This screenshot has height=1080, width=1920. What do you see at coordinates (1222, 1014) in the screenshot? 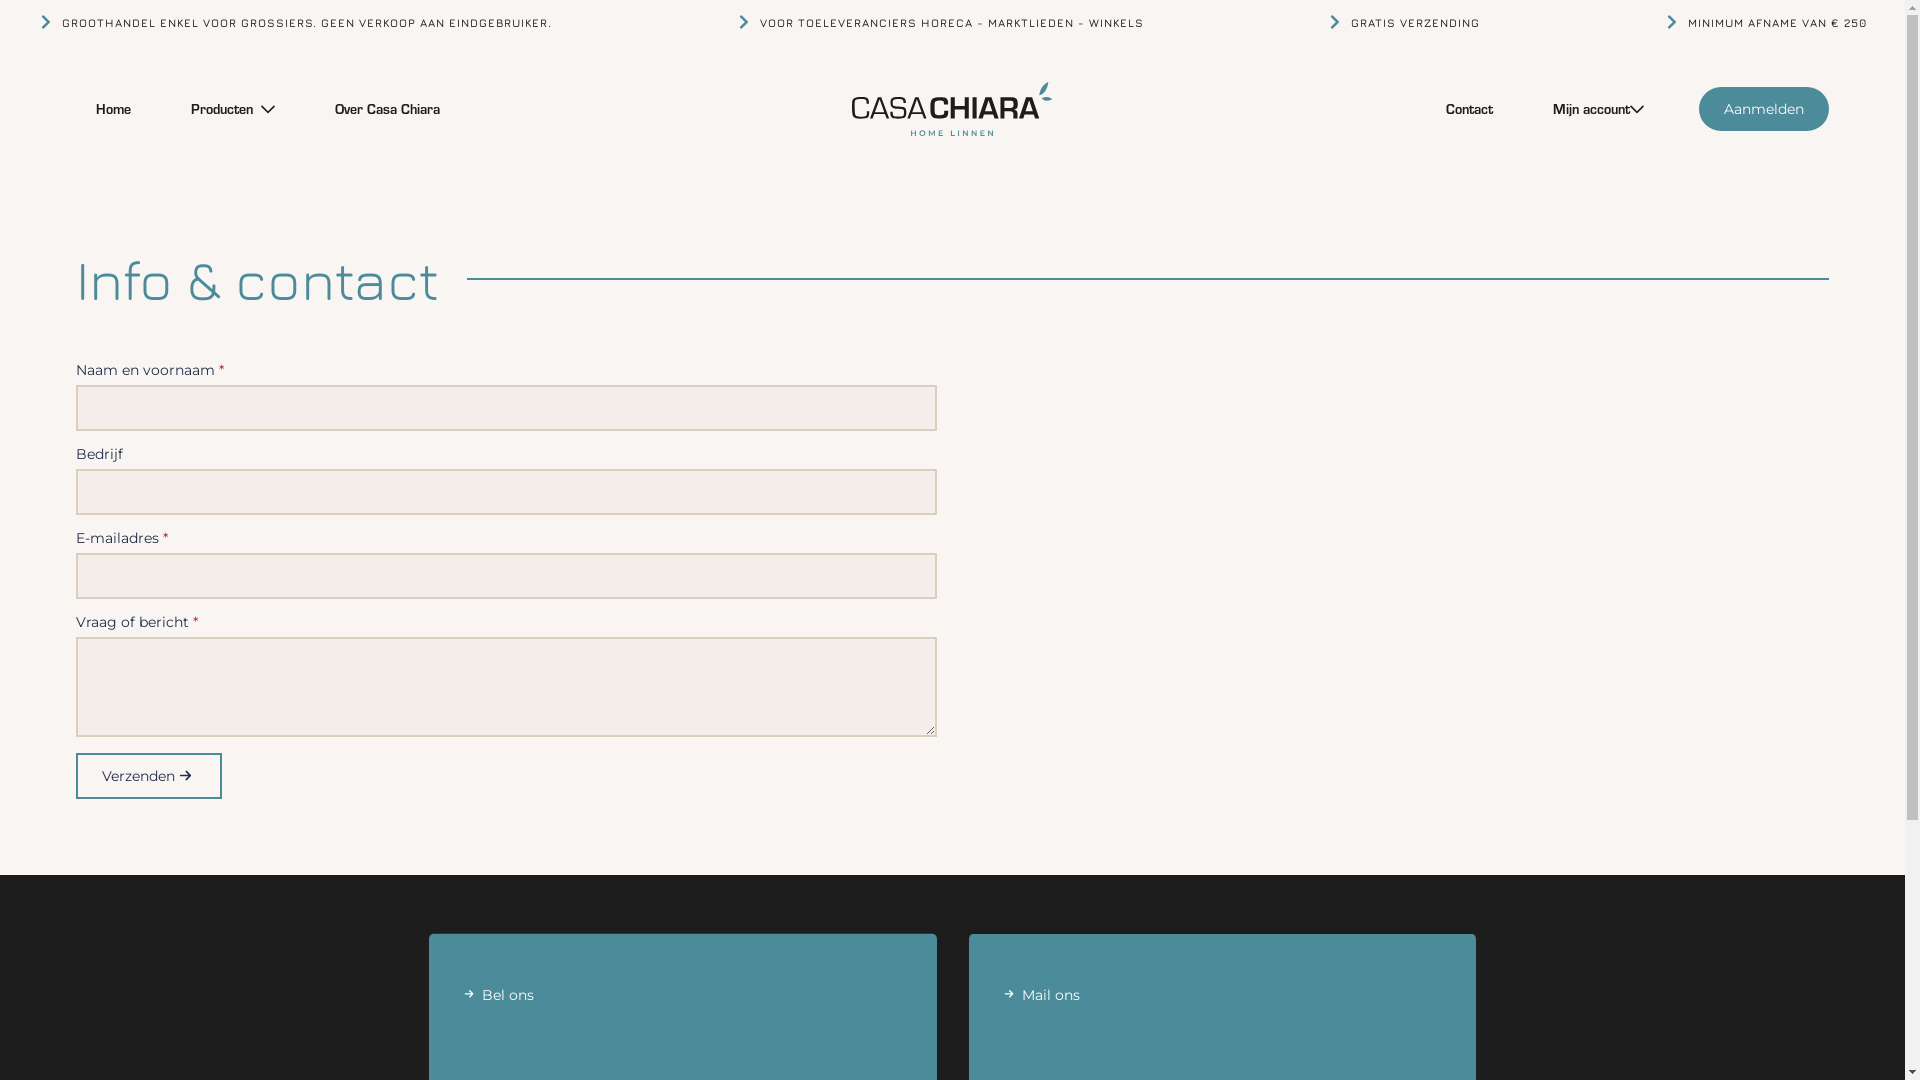
I see `'Mail ons'` at bounding box center [1222, 1014].